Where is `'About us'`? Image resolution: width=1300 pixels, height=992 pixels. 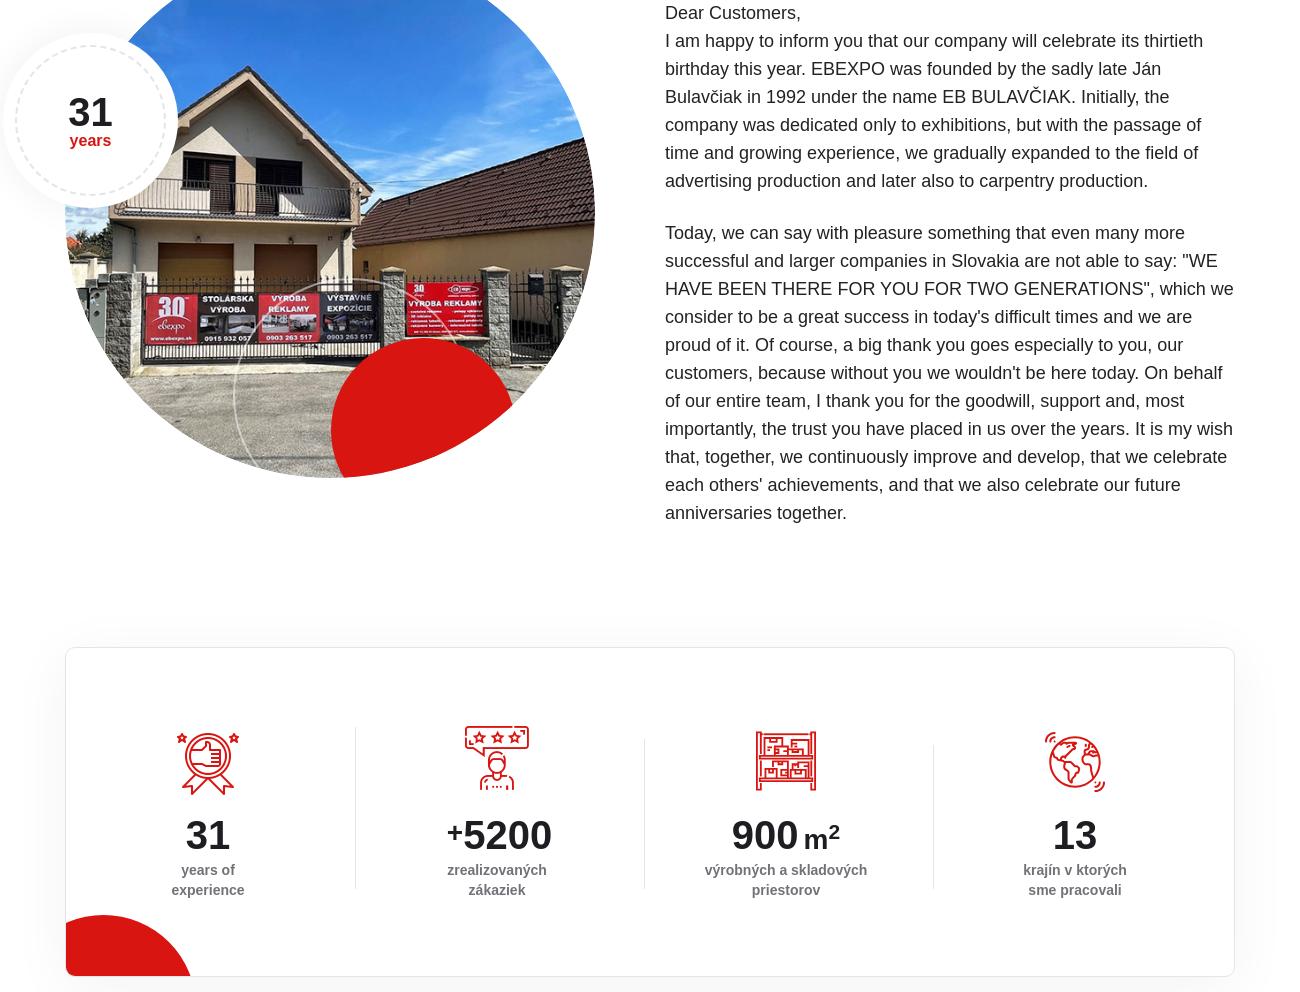 'About us' is located at coordinates (1095, 822).